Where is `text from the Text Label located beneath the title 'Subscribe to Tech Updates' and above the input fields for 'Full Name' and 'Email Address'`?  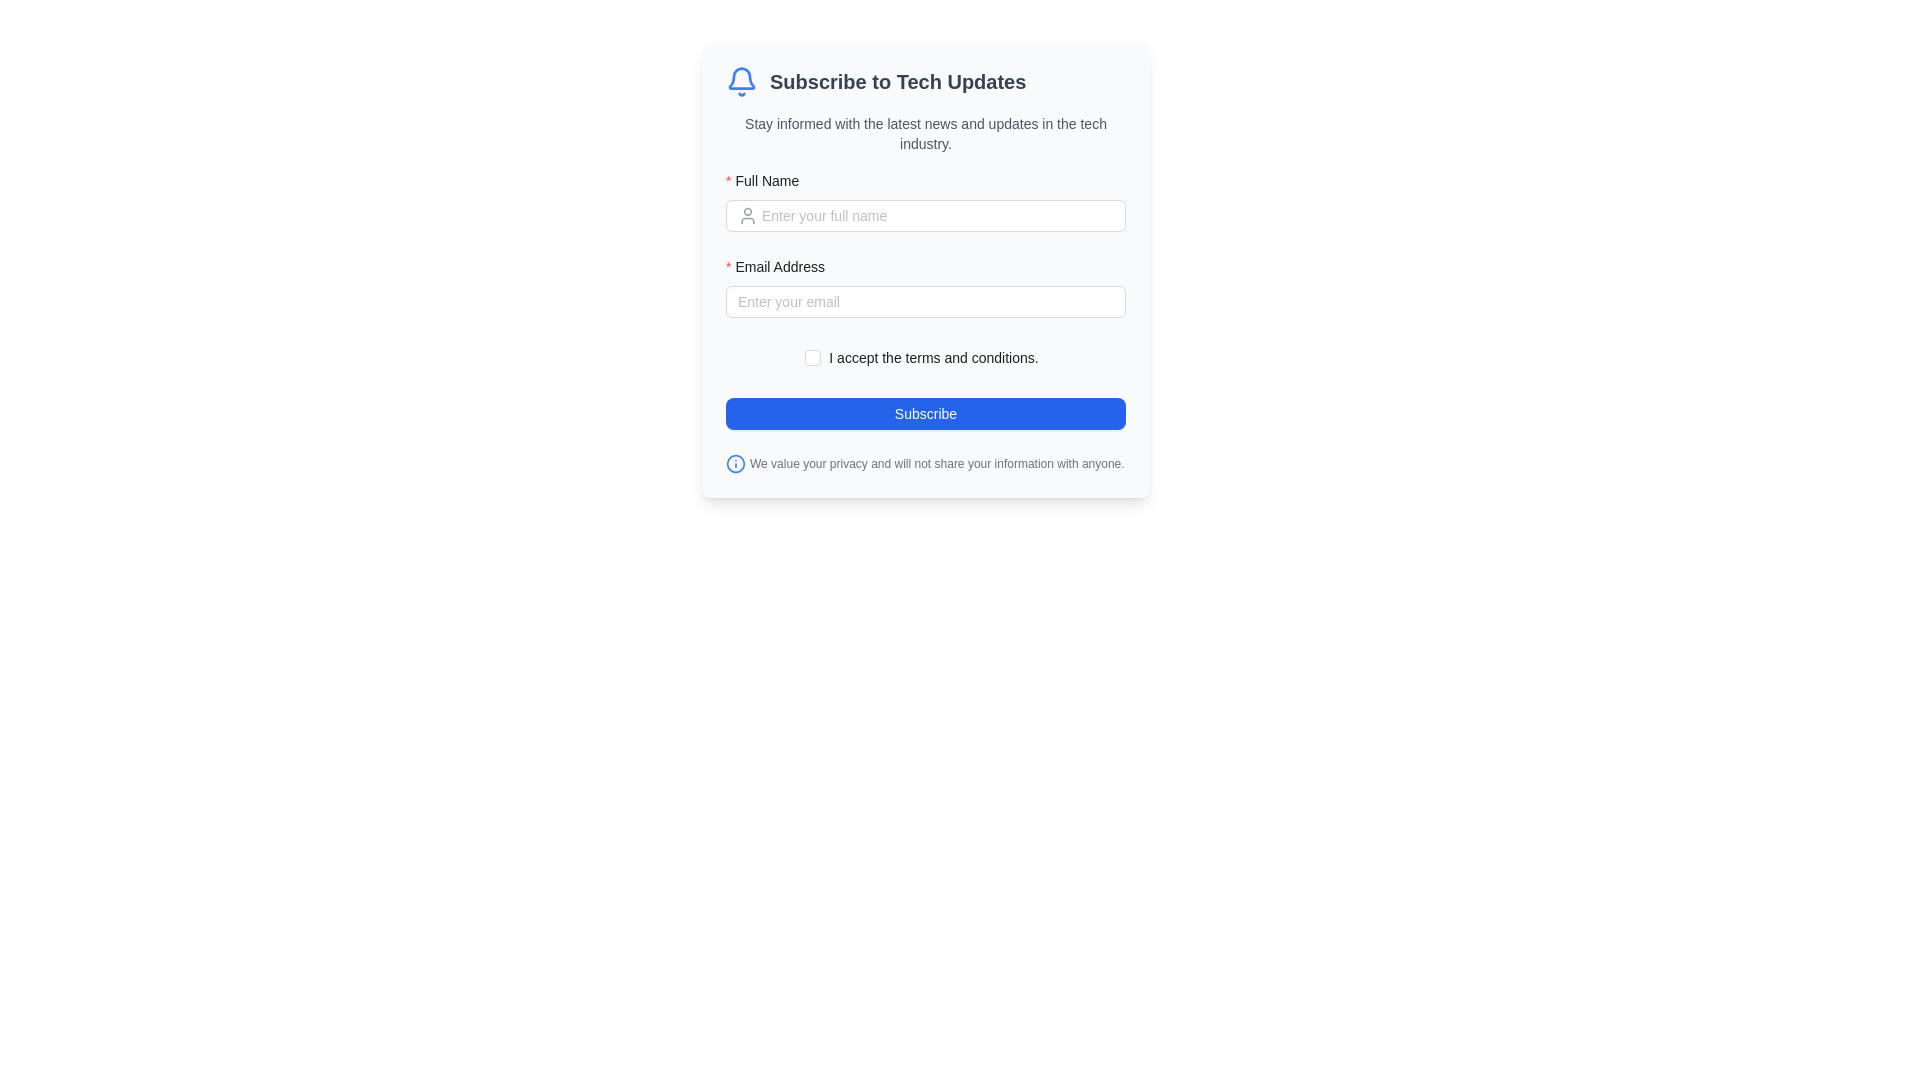 text from the Text Label located beneath the title 'Subscribe to Tech Updates' and above the input fields for 'Full Name' and 'Email Address' is located at coordinates (925, 134).